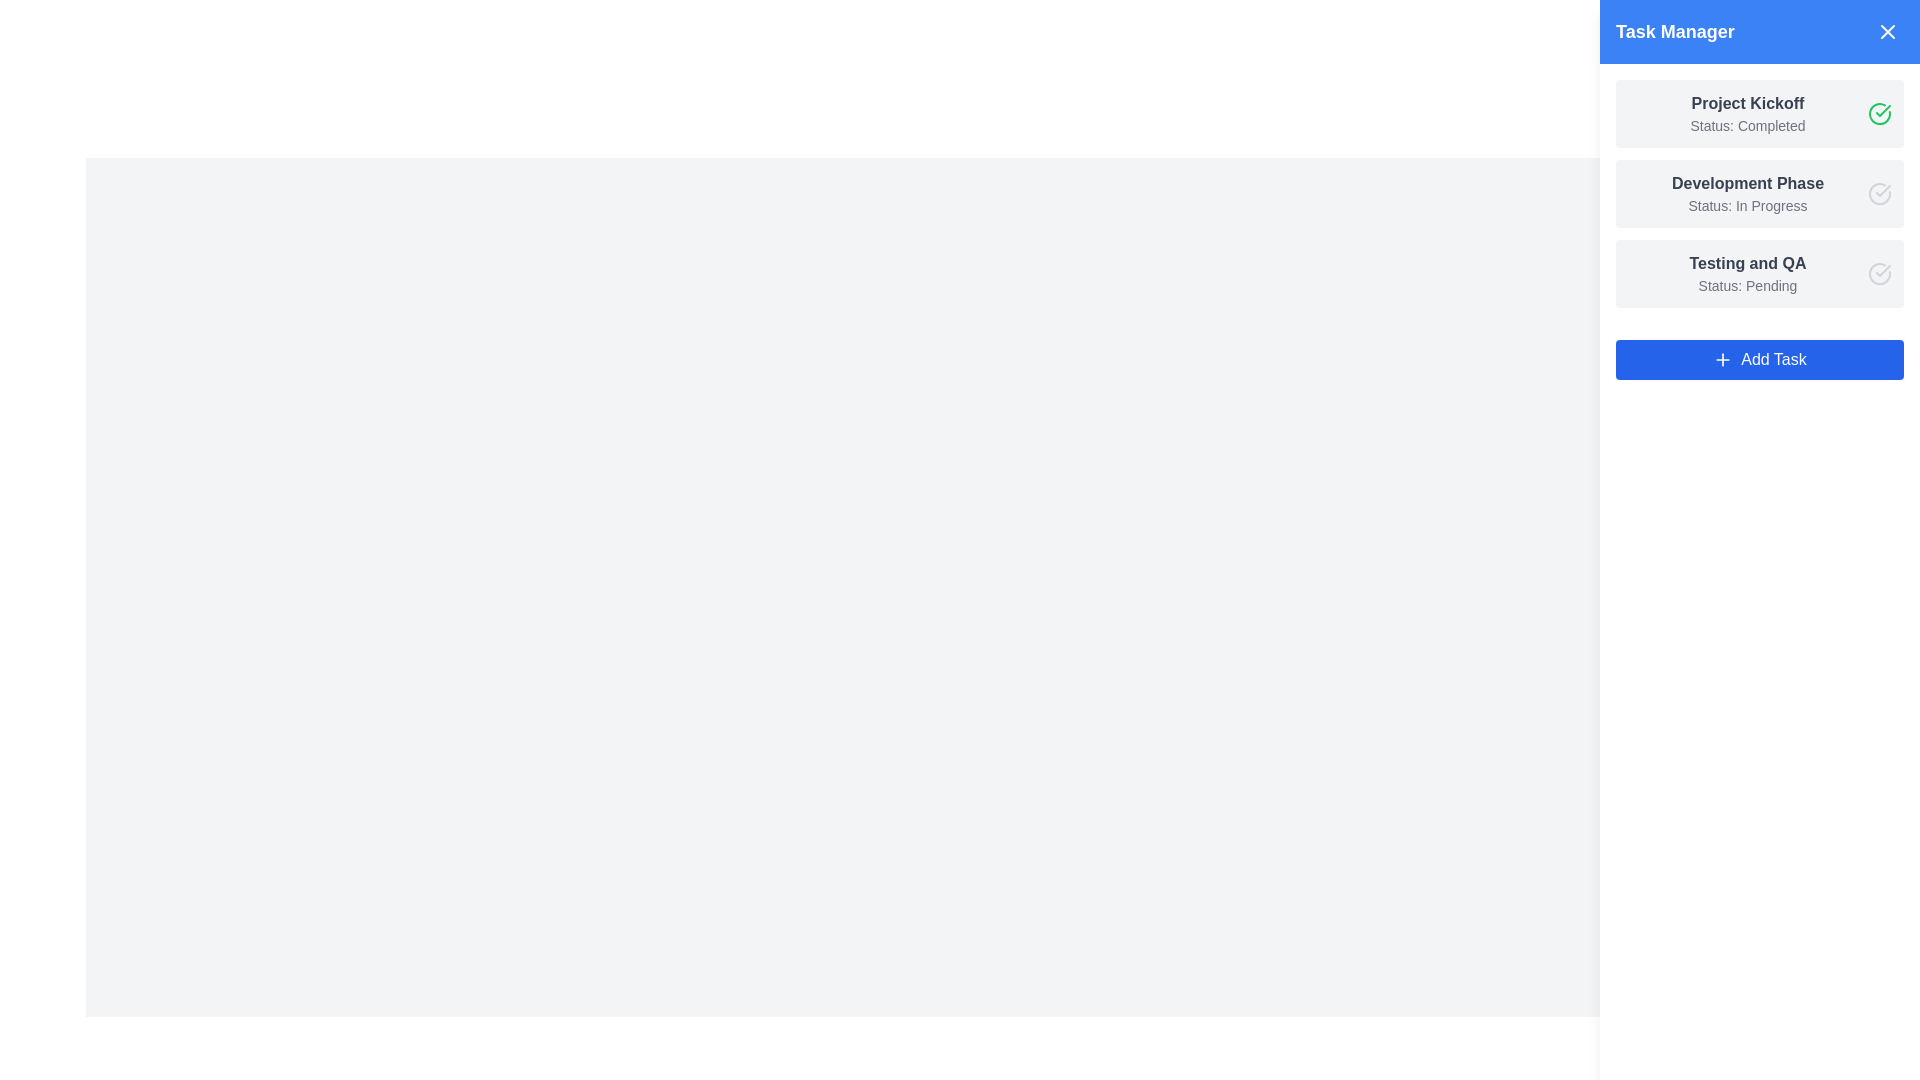 This screenshot has width=1920, height=1080. What do you see at coordinates (1879, 114) in the screenshot?
I see `the style of the Status indicator icon, which is a circular icon with a checkmark in the middle, styled with a green border, located inside the 'Project Kickoff' item in the 'Task Manager' panel` at bounding box center [1879, 114].